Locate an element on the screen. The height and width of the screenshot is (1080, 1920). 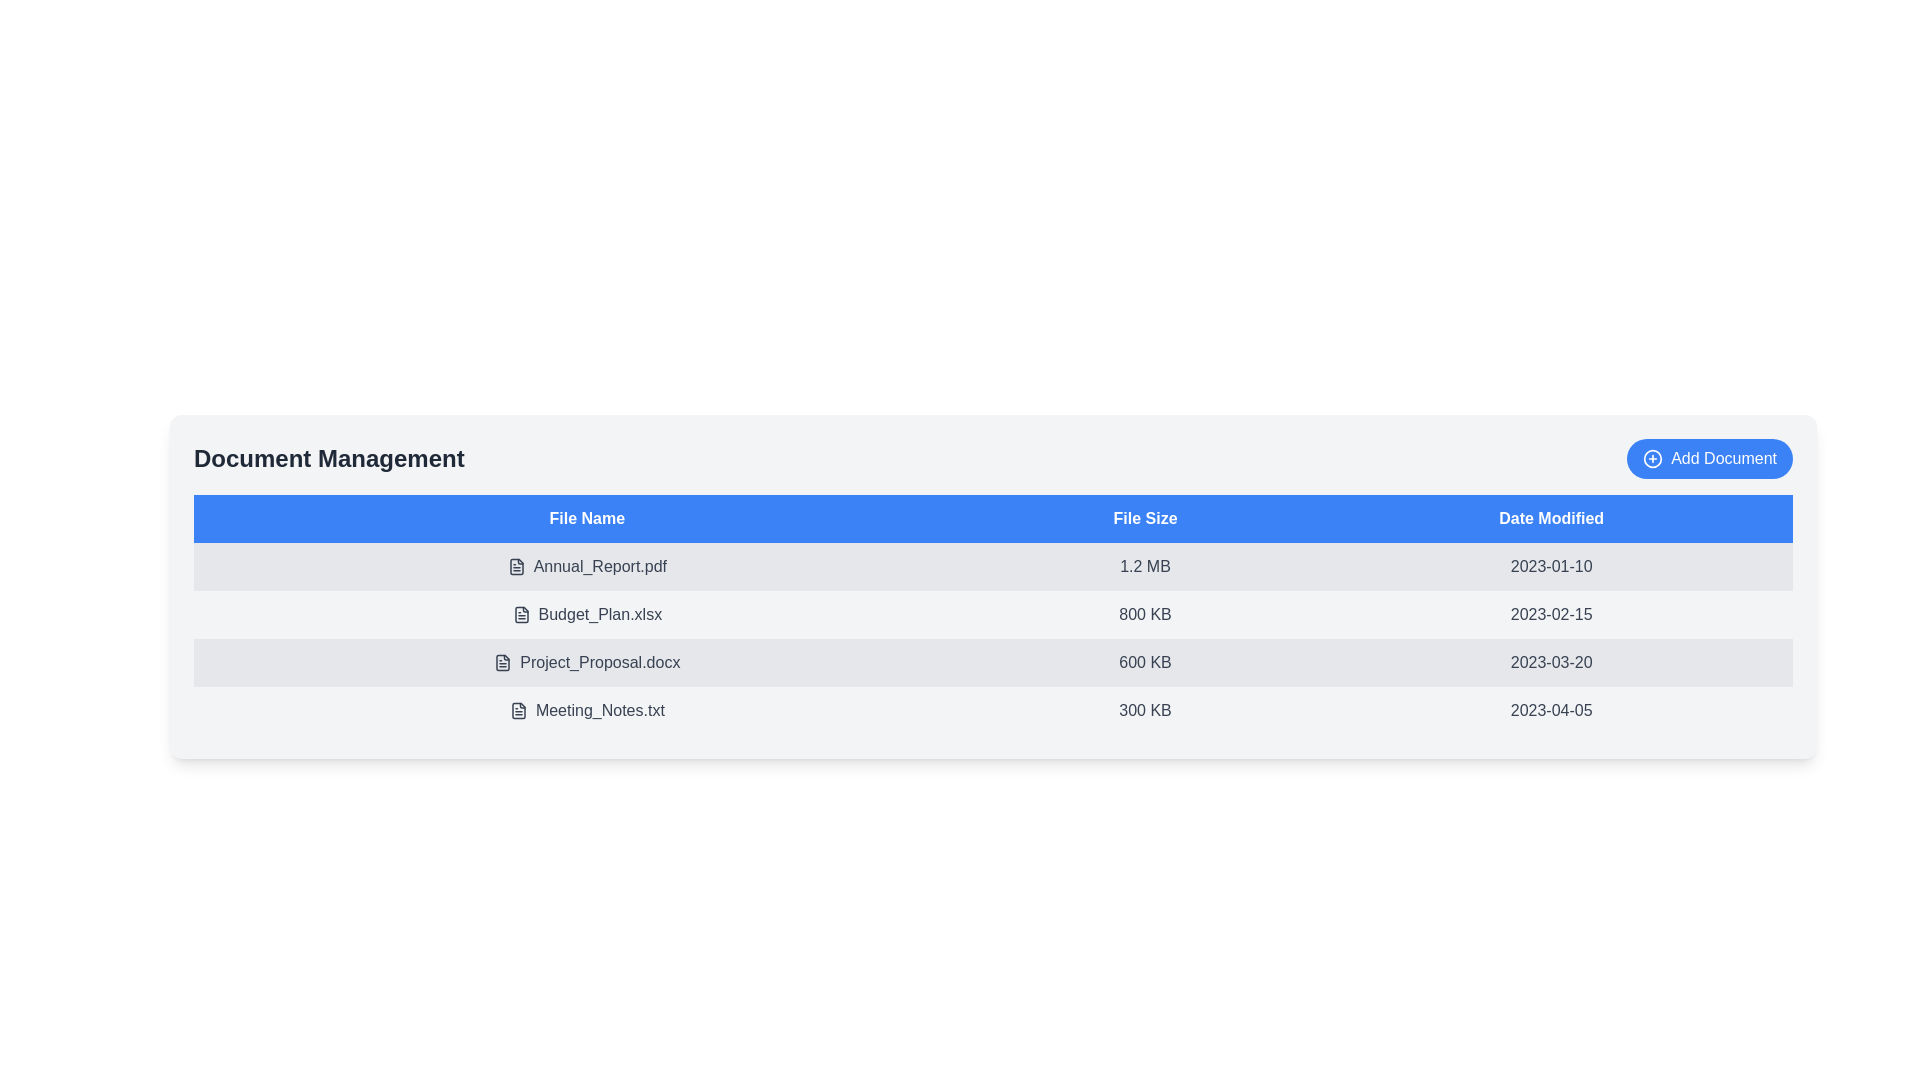
the table header File Size to sort the document list by that column is located at coordinates (1145, 518).